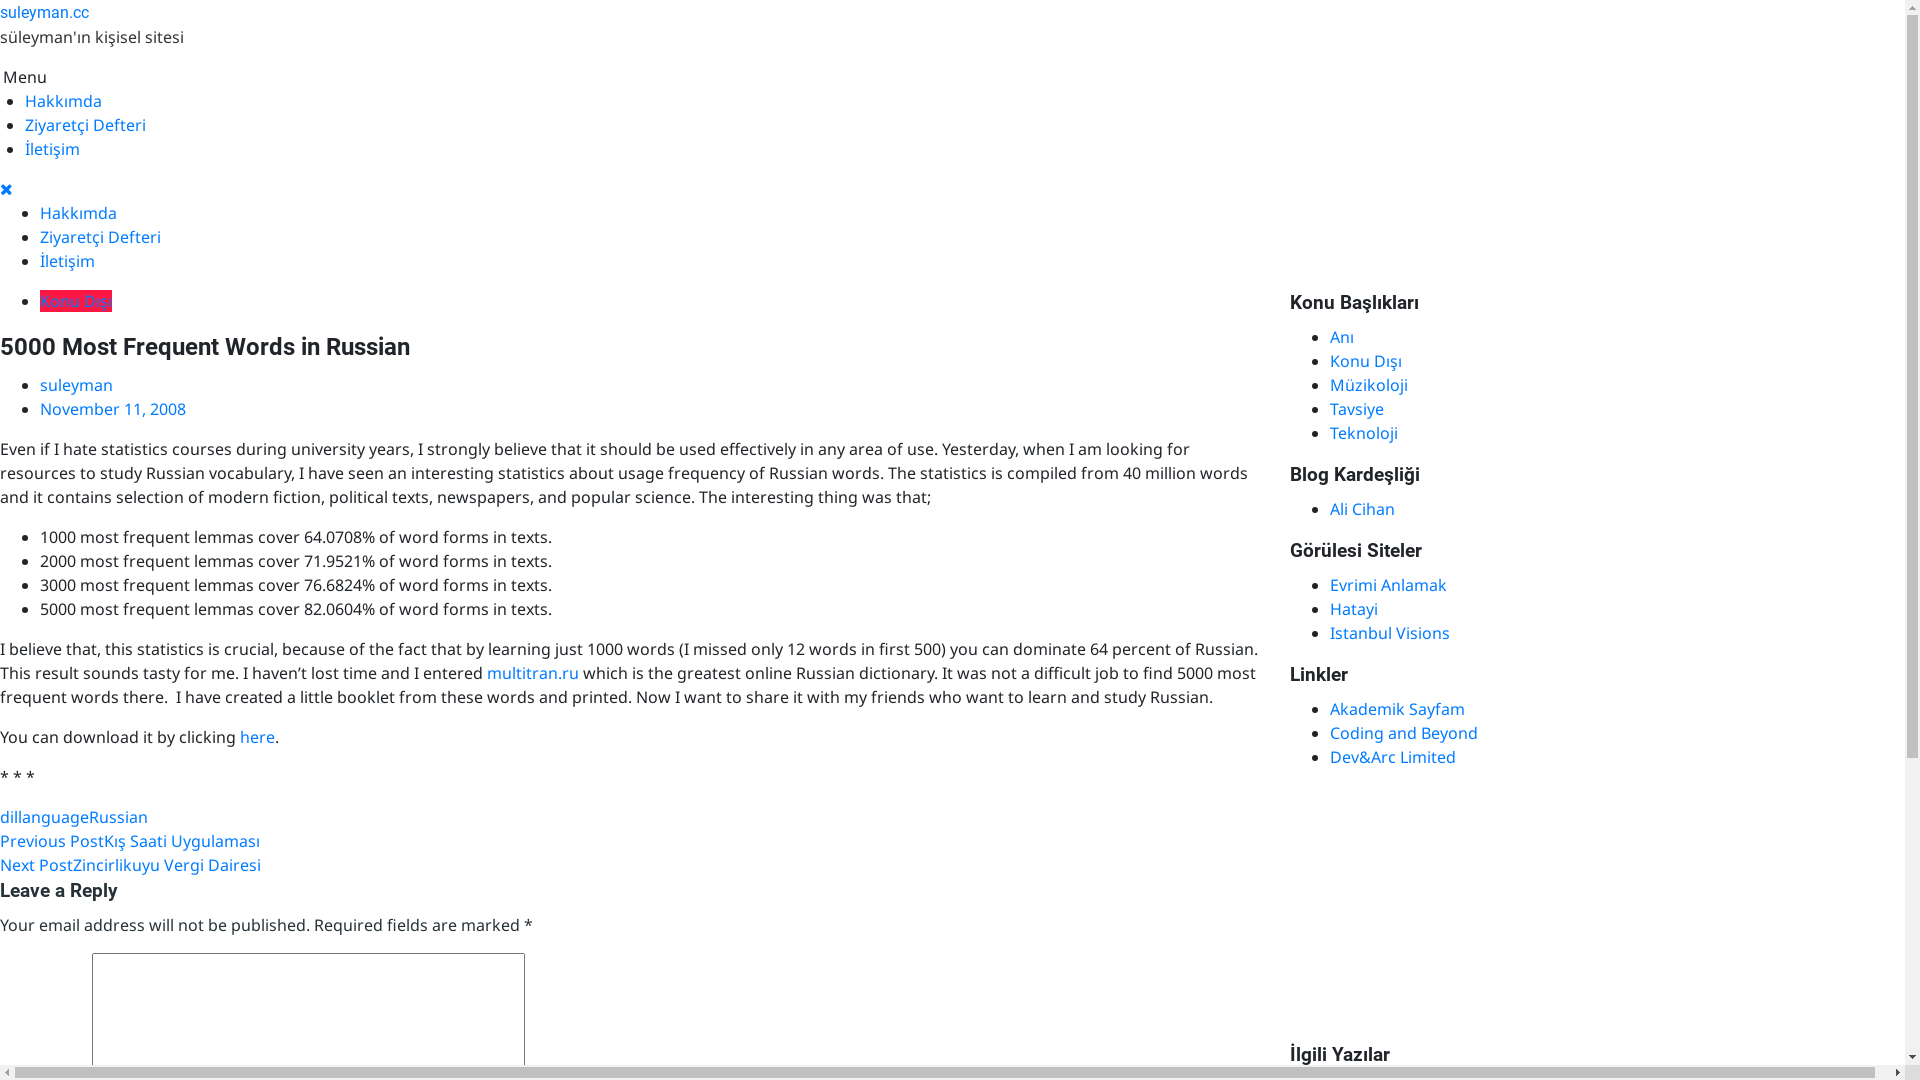 The image size is (1920, 1080). What do you see at coordinates (1361, 508) in the screenshot?
I see `'Ali Cihan'` at bounding box center [1361, 508].